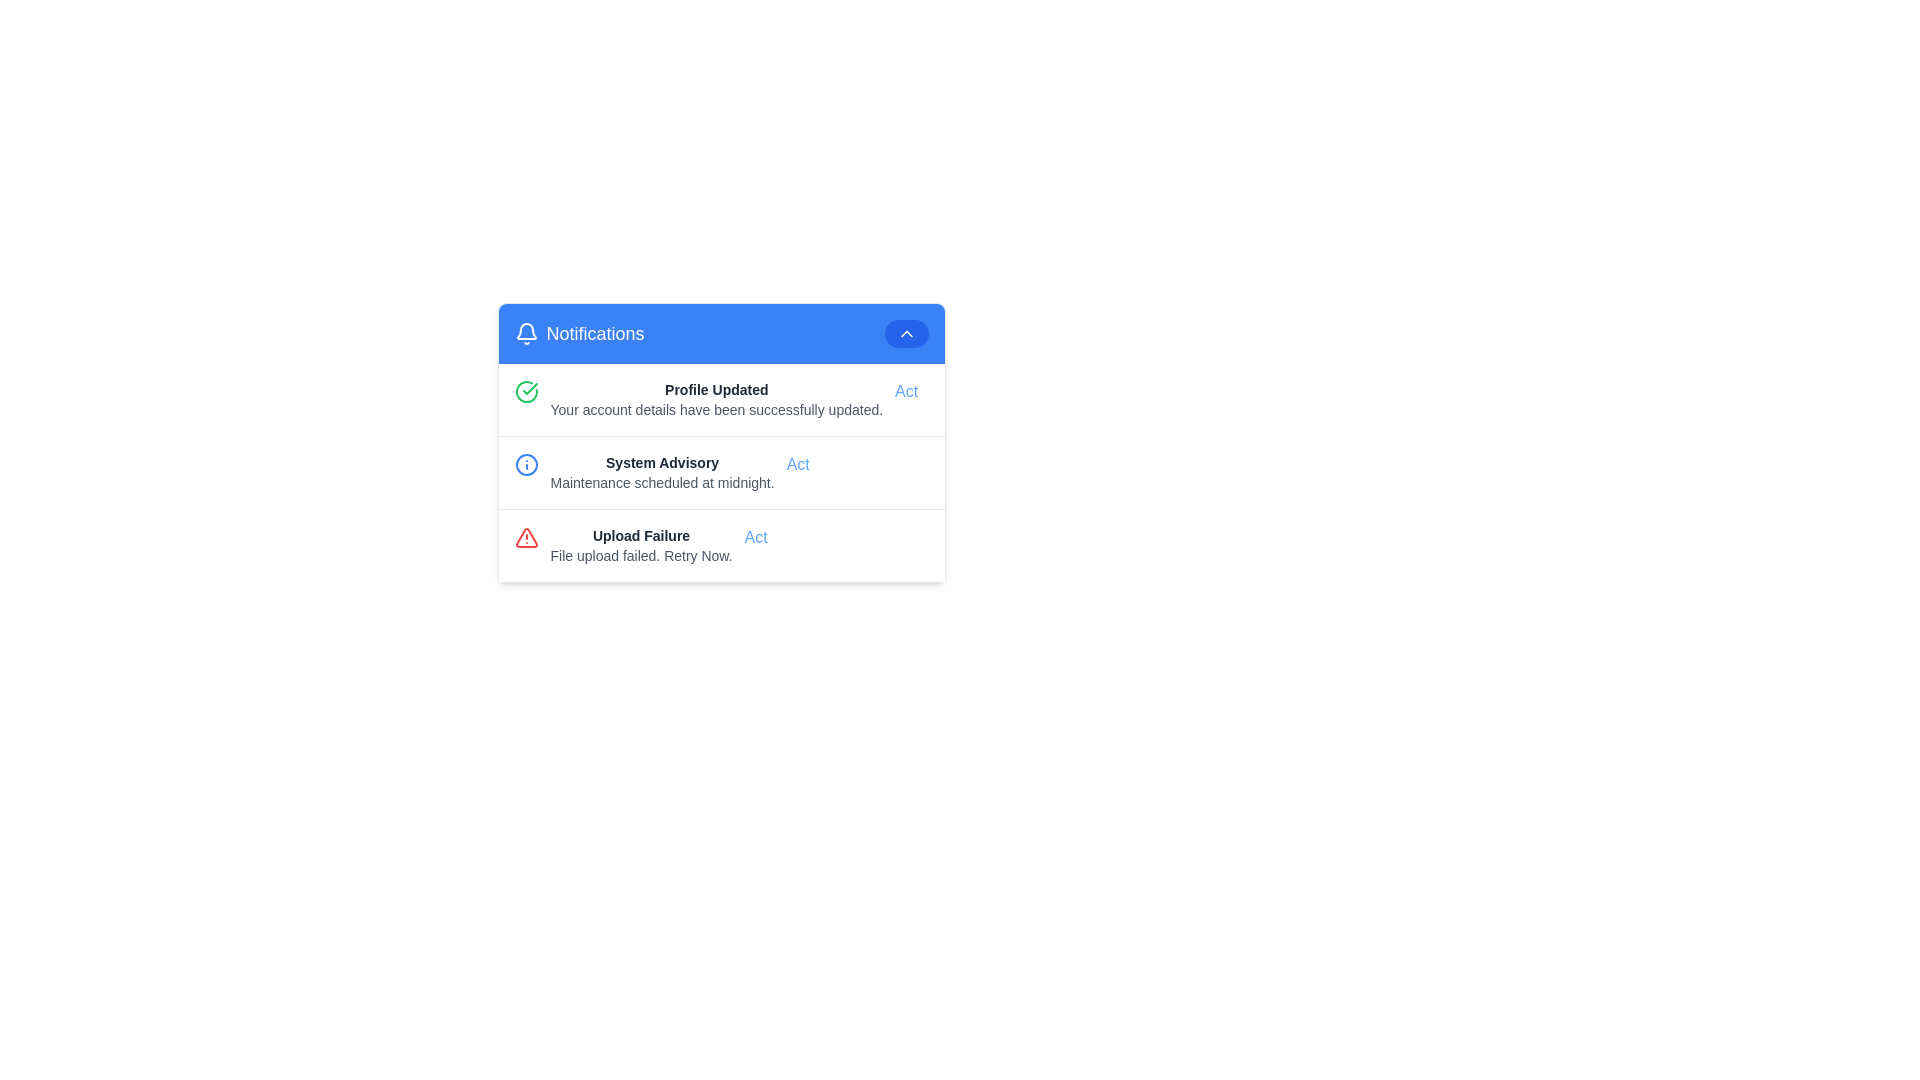  I want to click on the checkmark icon that indicates the success of the 'Profile Updated' status within the Notifications panel, so click(529, 389).